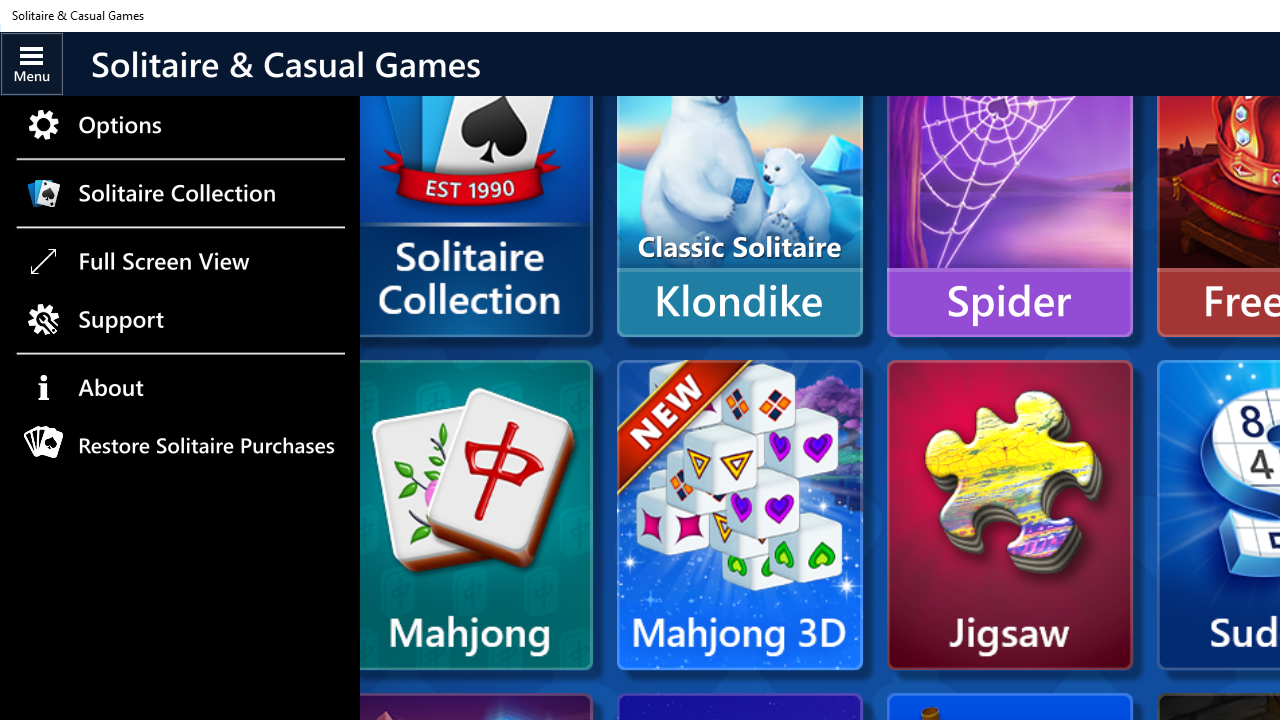 The height and width of the screenshot is (720, 1280). Describe the element at coordinates (475, 212) in the screenshot. I see `'Microsoft Solitaire Collection'` at that location.